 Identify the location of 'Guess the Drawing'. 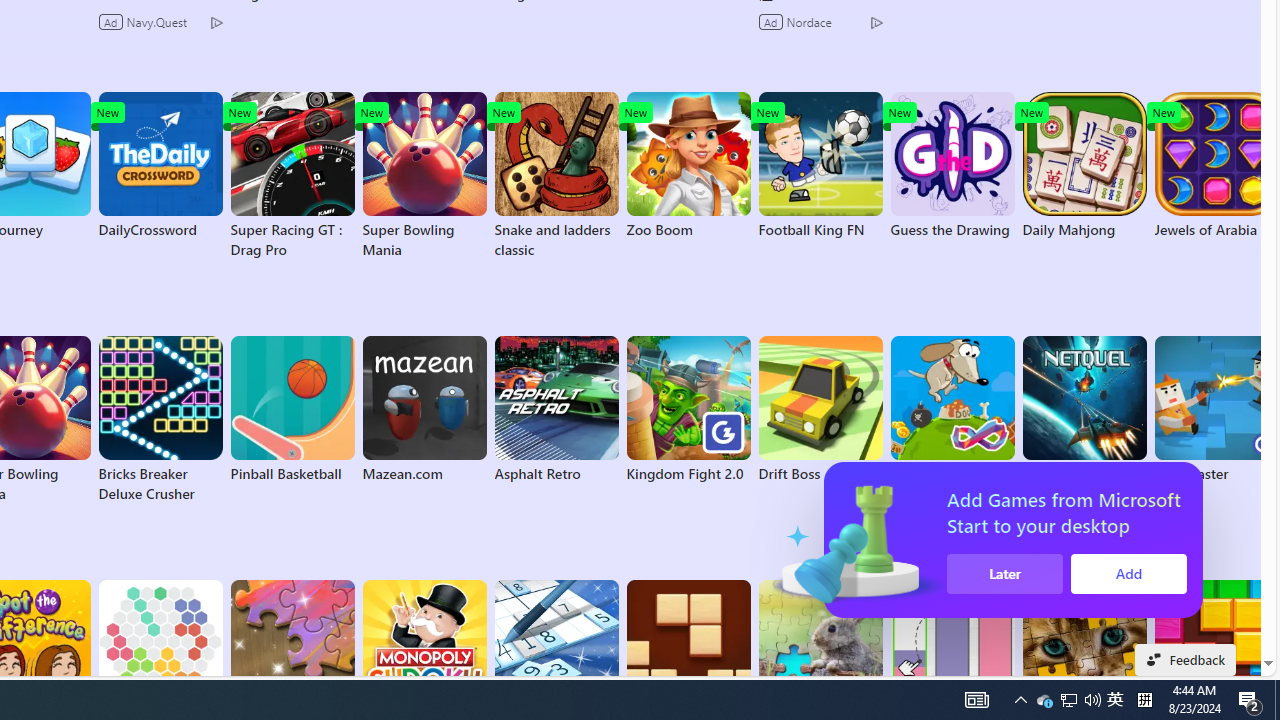
(951, 164).